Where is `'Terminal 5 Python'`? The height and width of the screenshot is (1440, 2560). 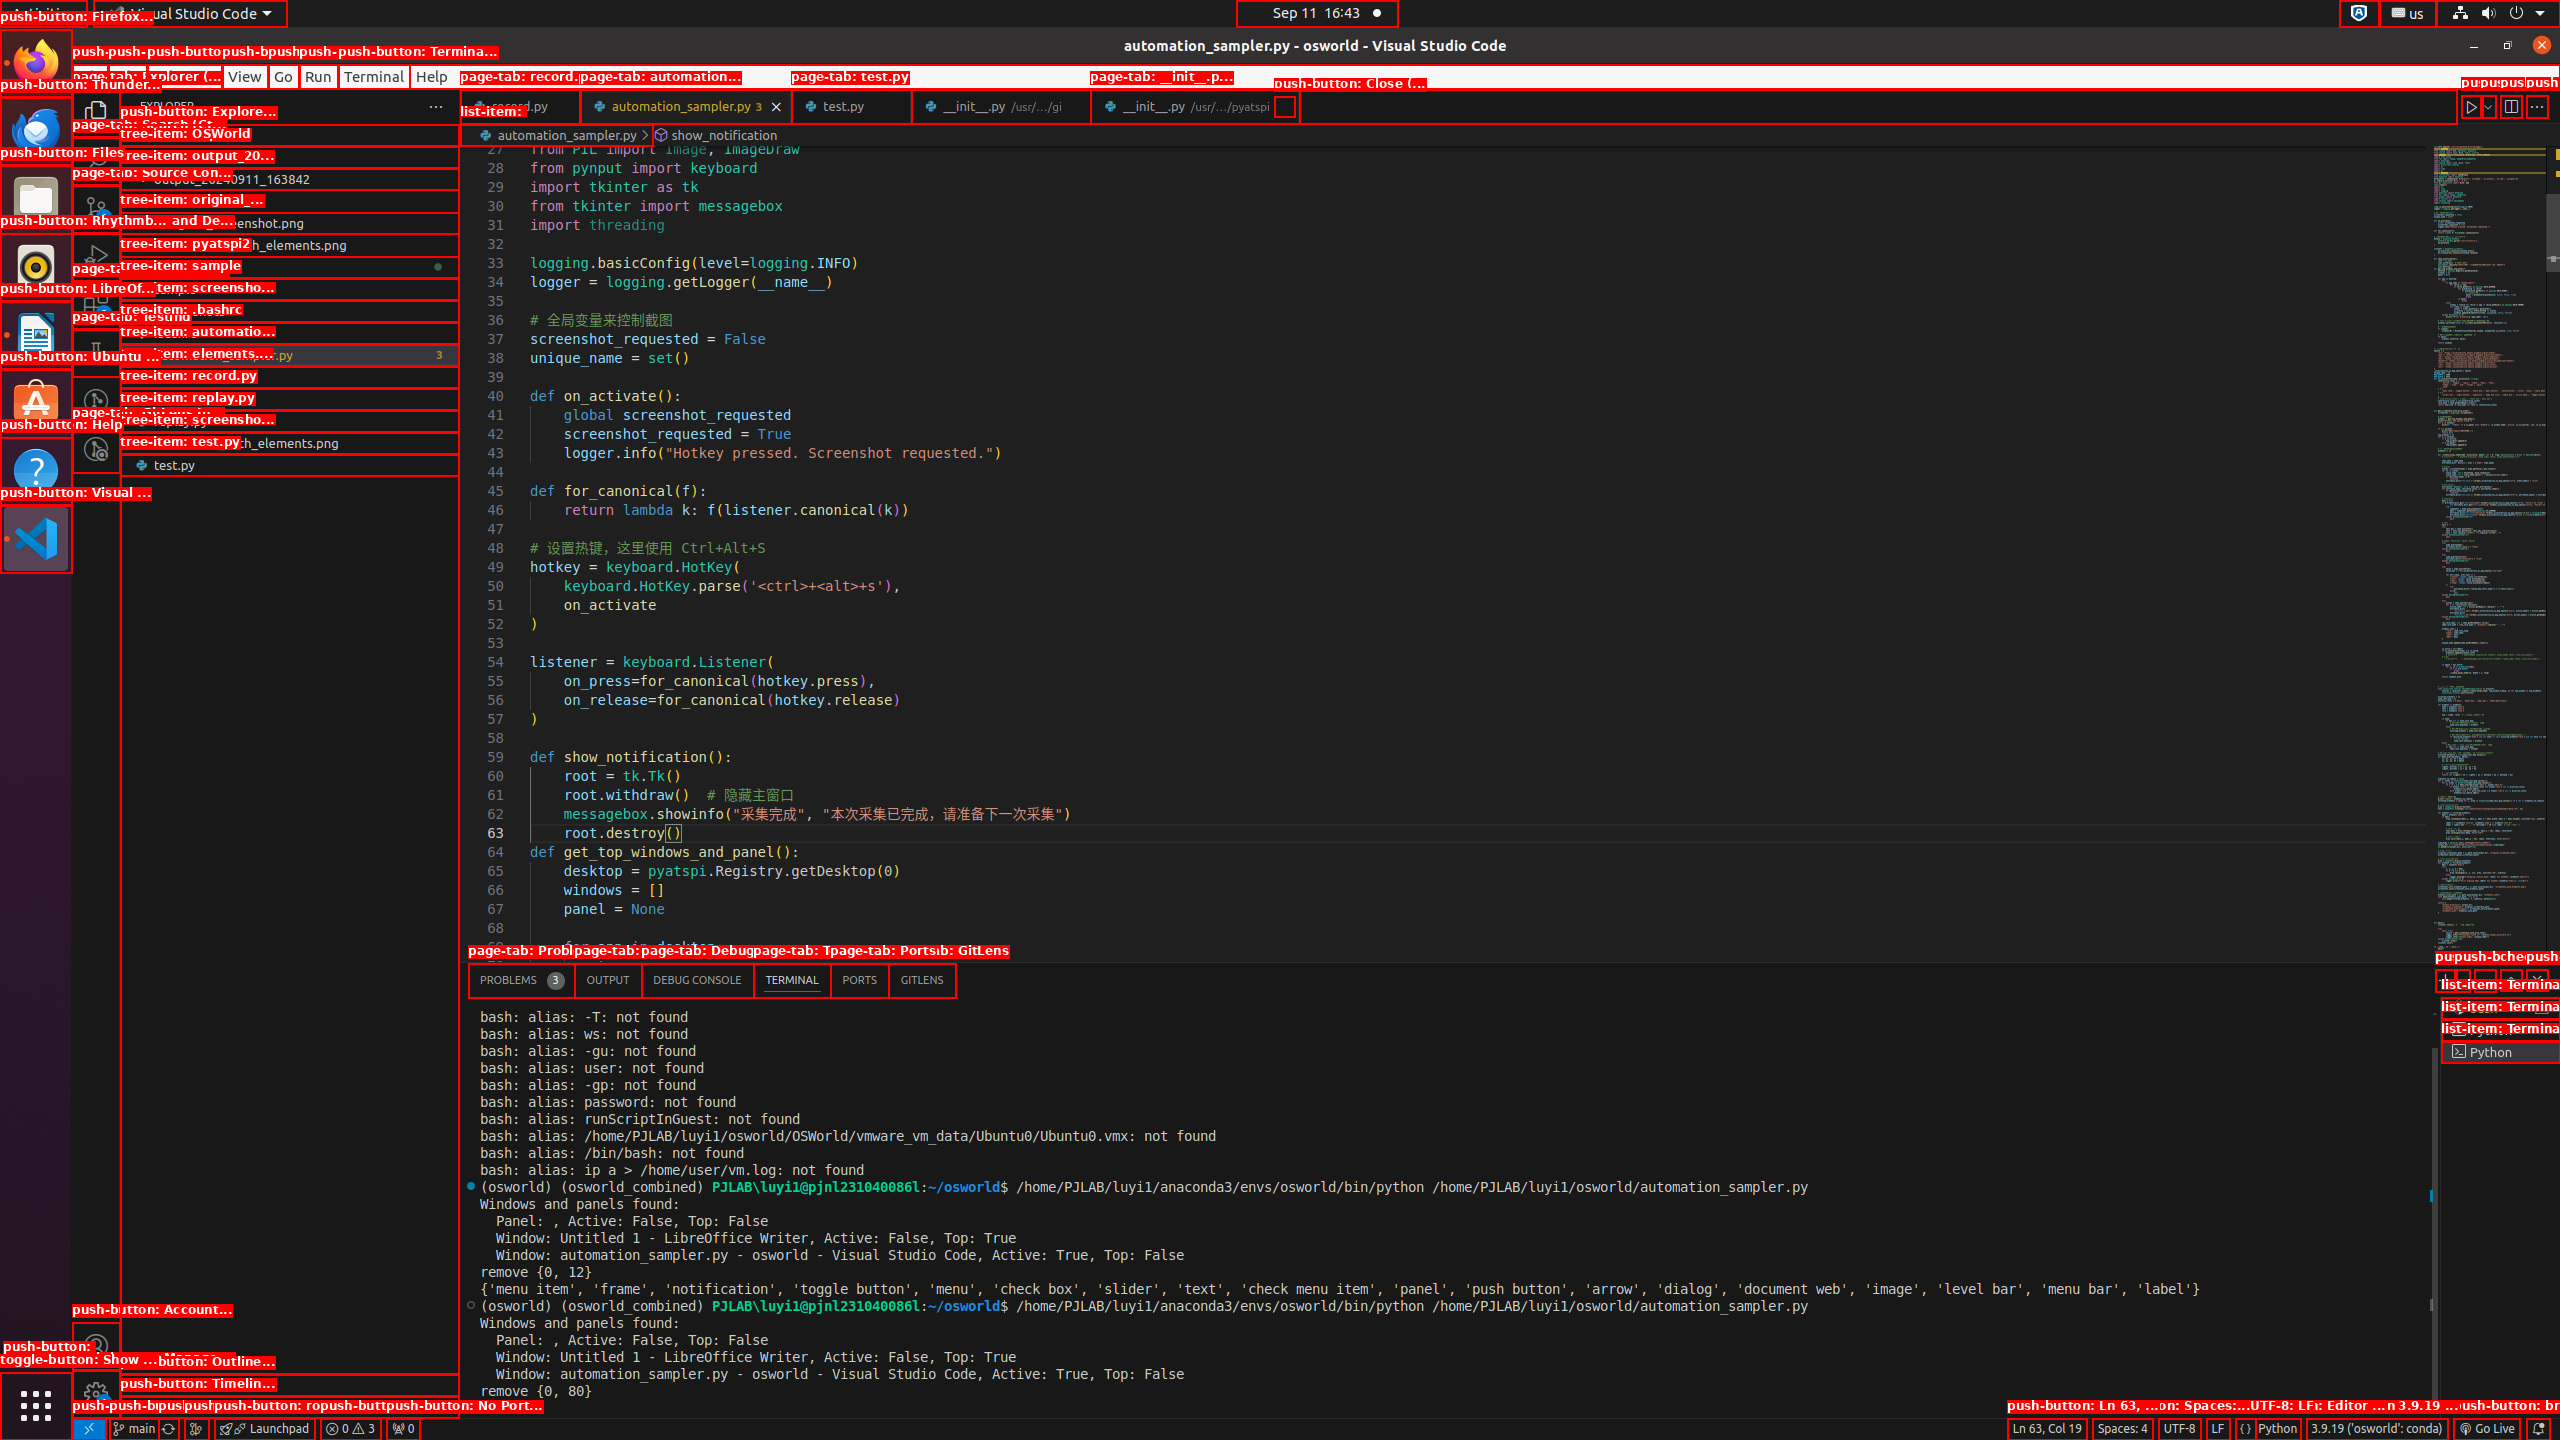 'Terminal 5 Python' is located at coordinates (2499, 1052).